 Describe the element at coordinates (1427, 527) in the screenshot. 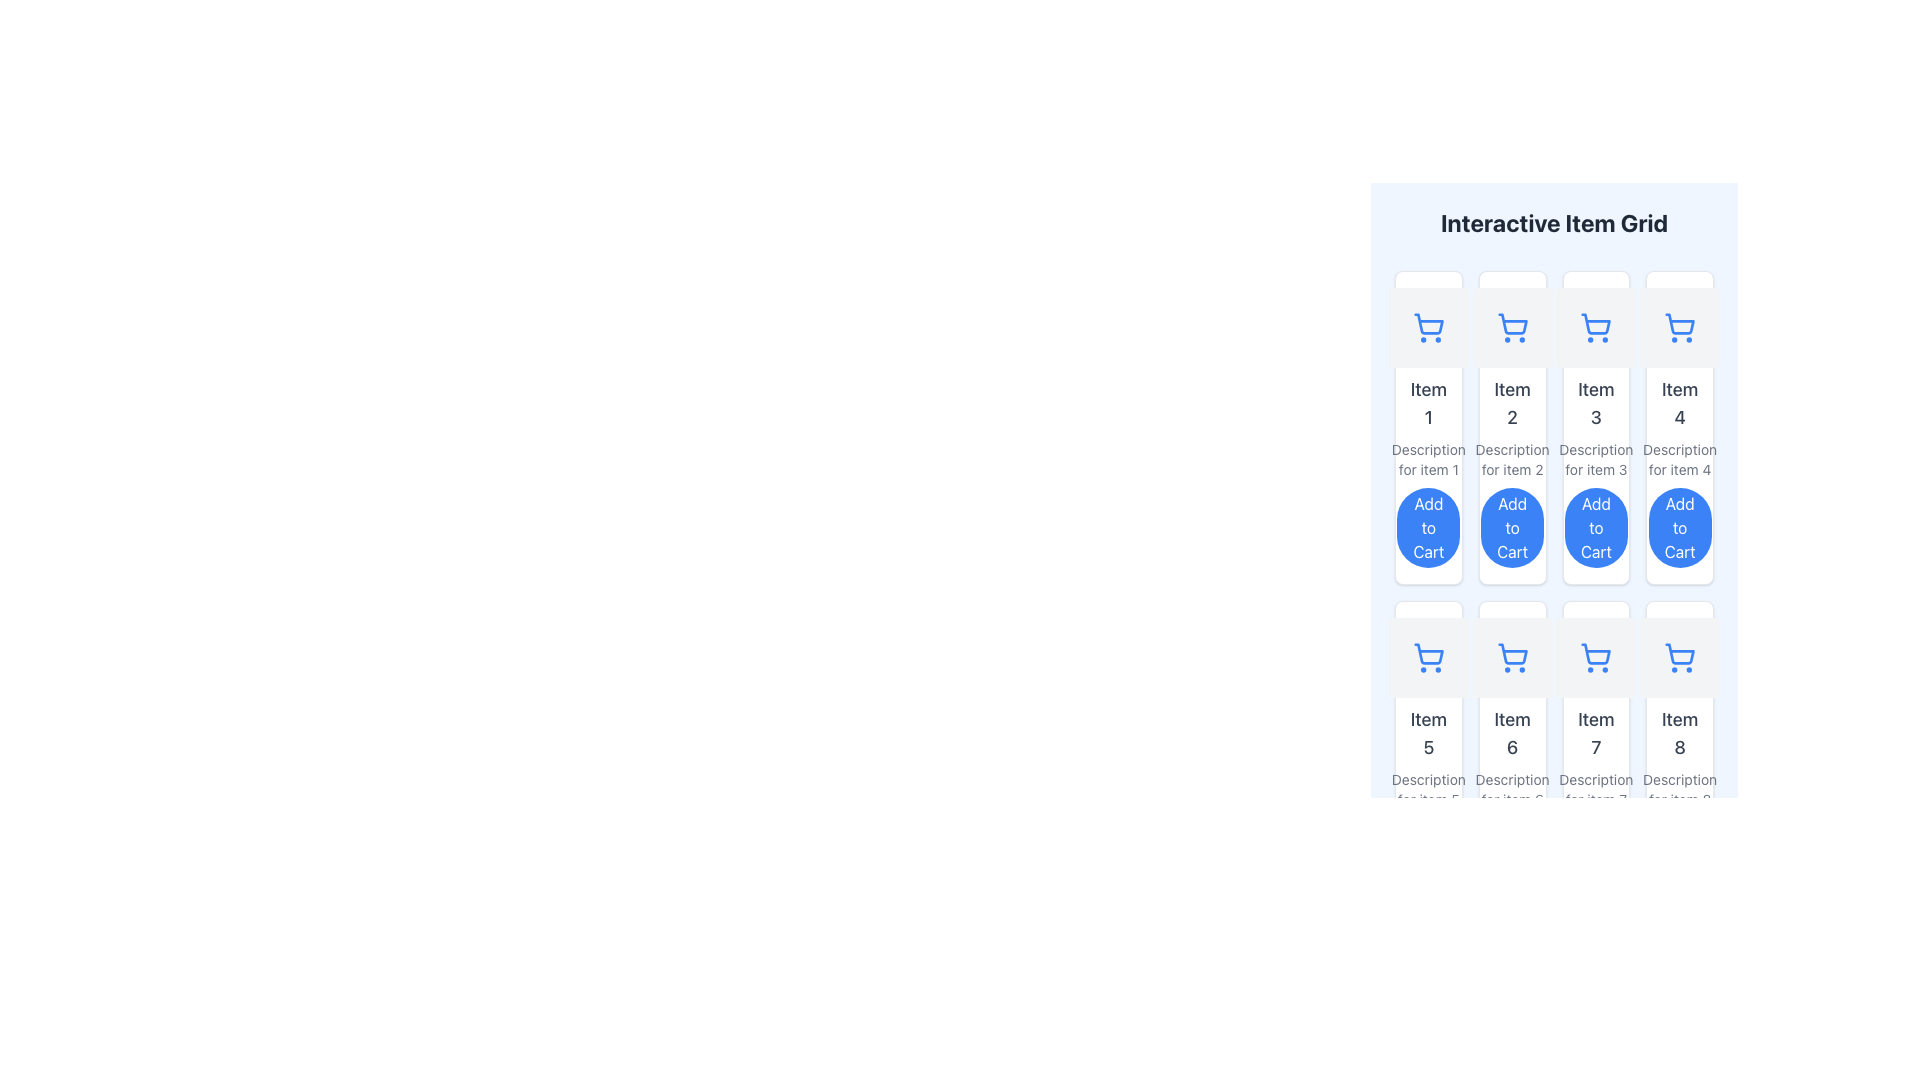

I see `the rounded blue button labeled 'Add to Cart' located at the bottom of the 'Item 1' card` at that location.